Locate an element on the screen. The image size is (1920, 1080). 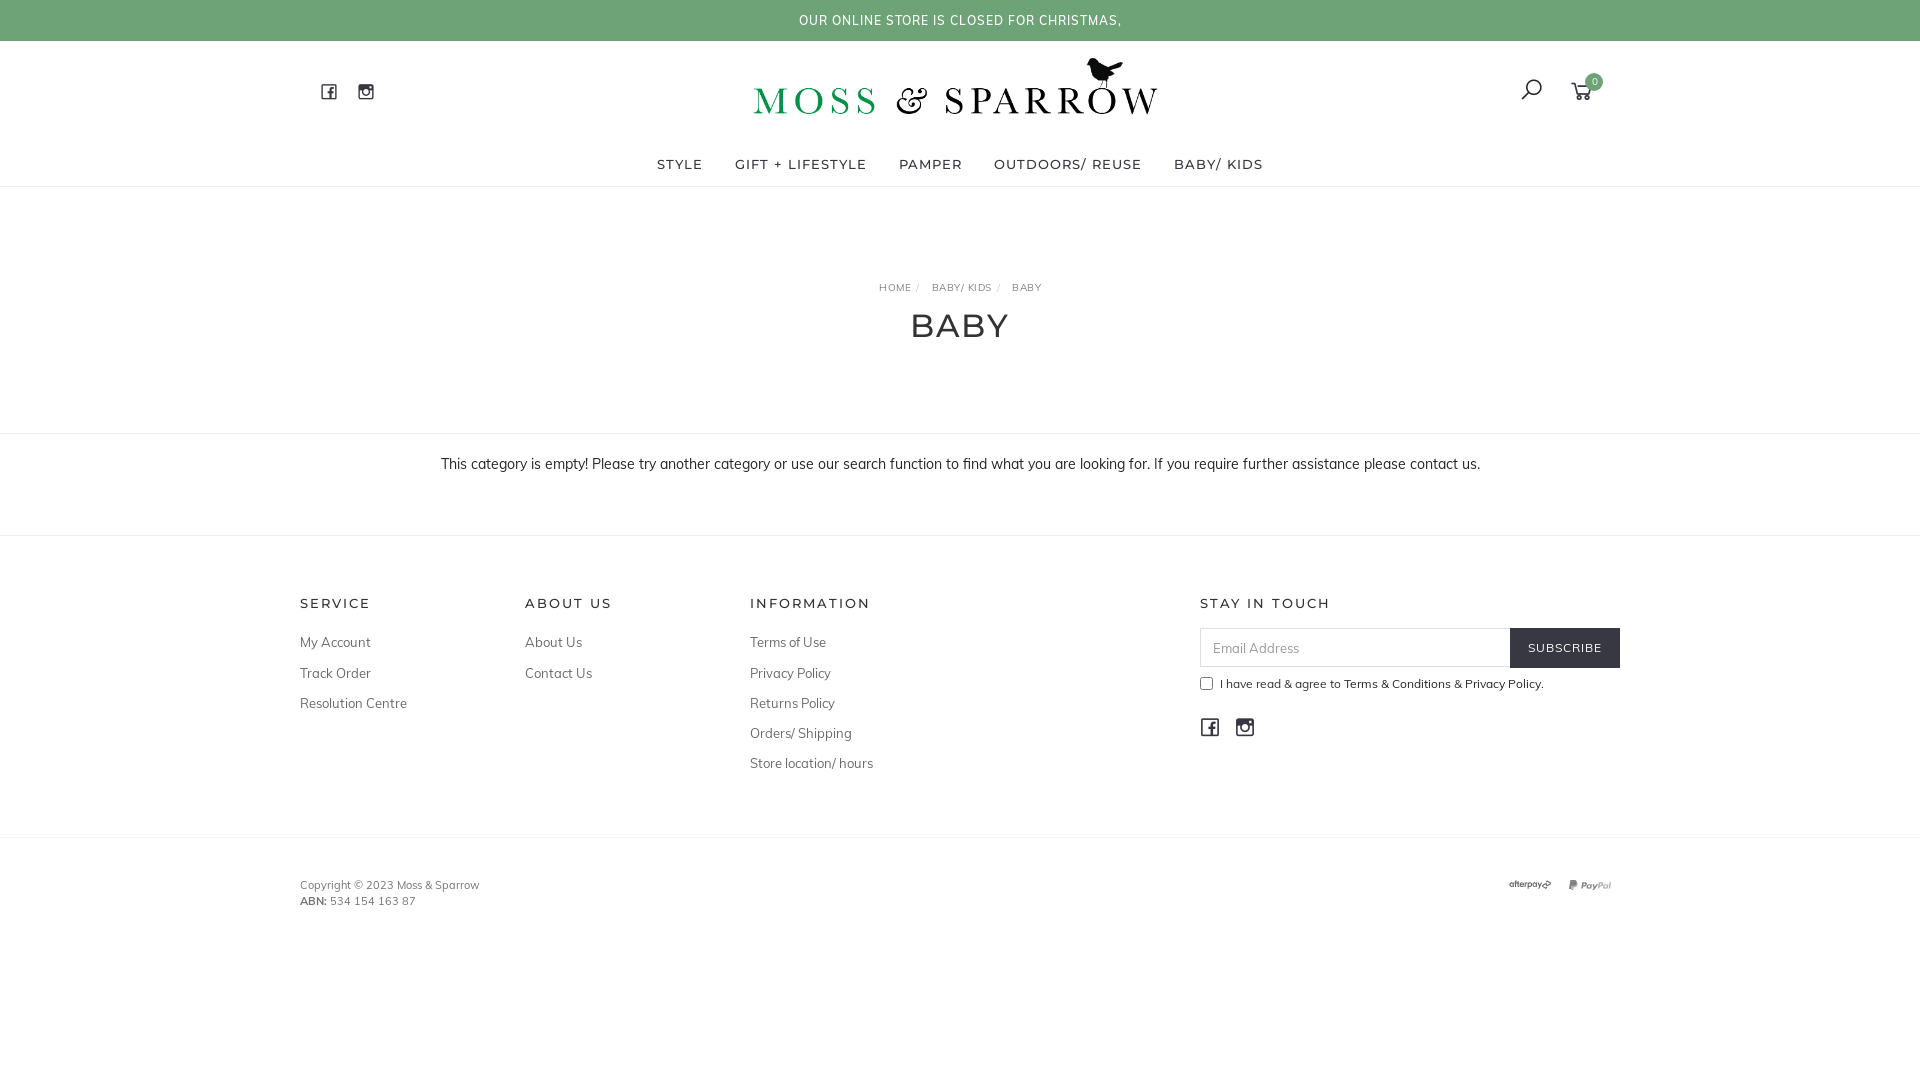
'STYLE' is located at coordinates (680, 163).